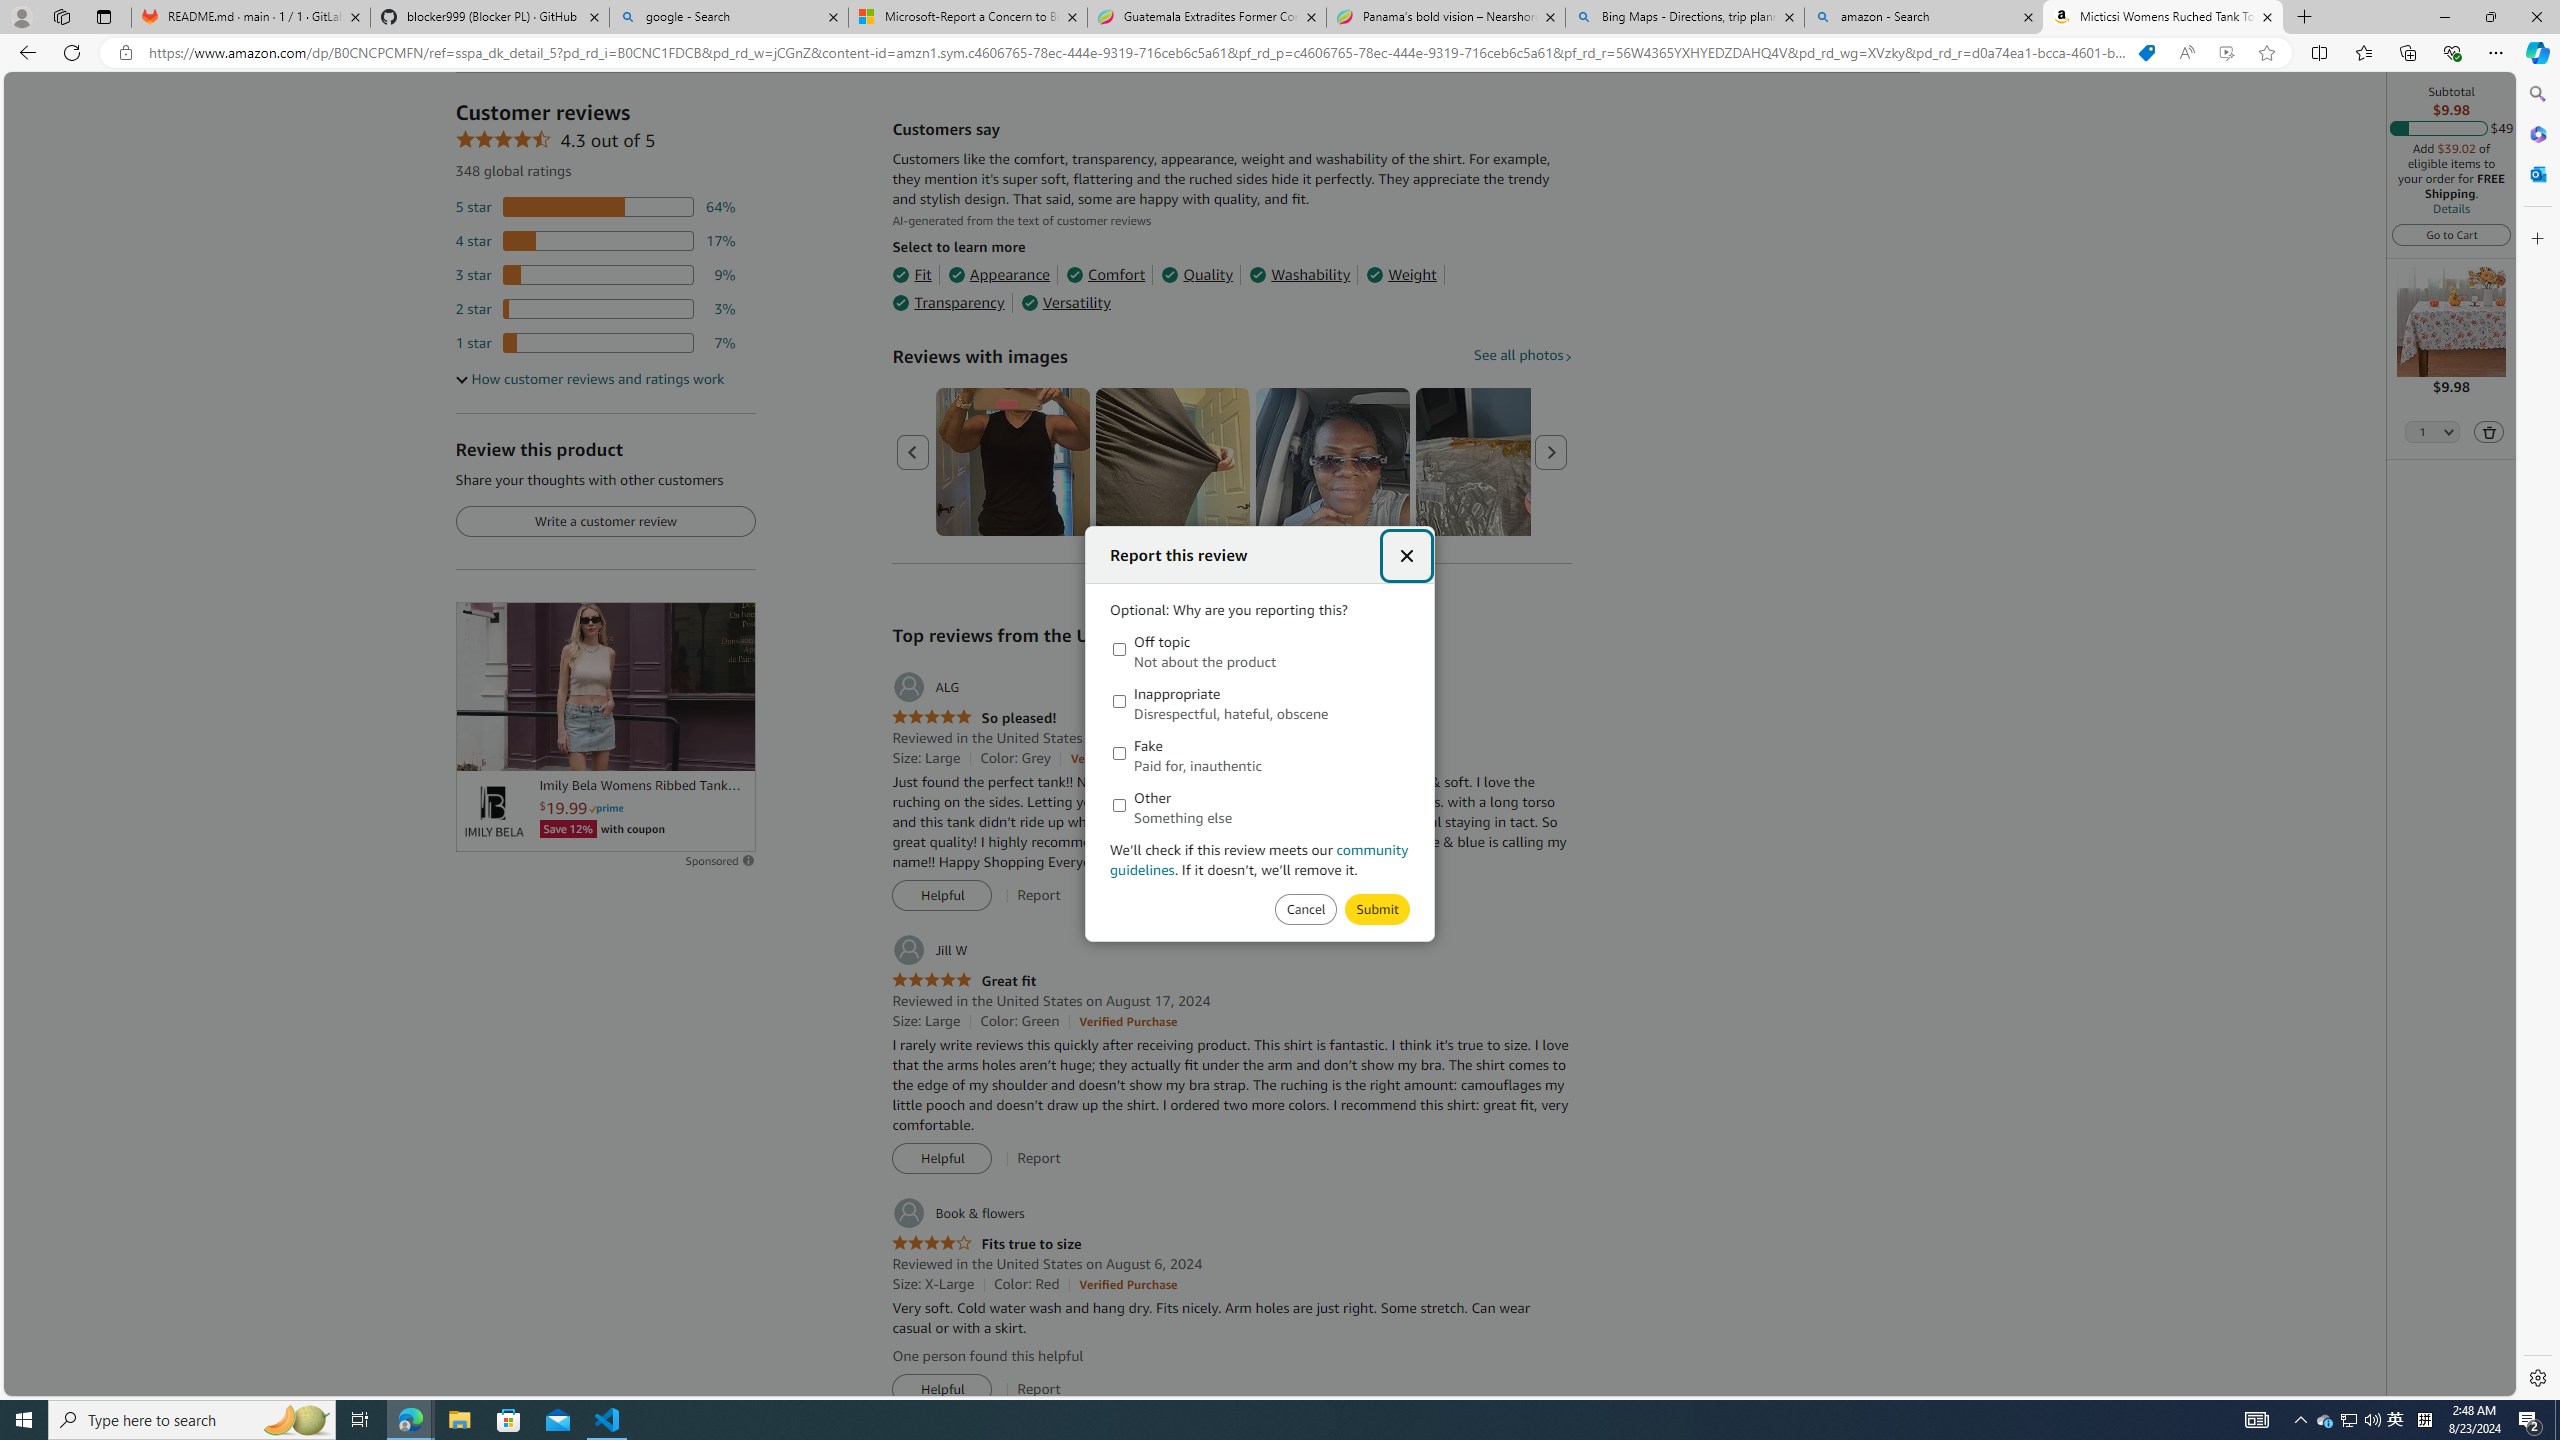 This screenshot has height=1440, width=2560. What do you see at coordinates (974, 717) in the screenshot?
I see `'5.0 out of 5 stars So pleased!'` at bounding box center [974, 717].